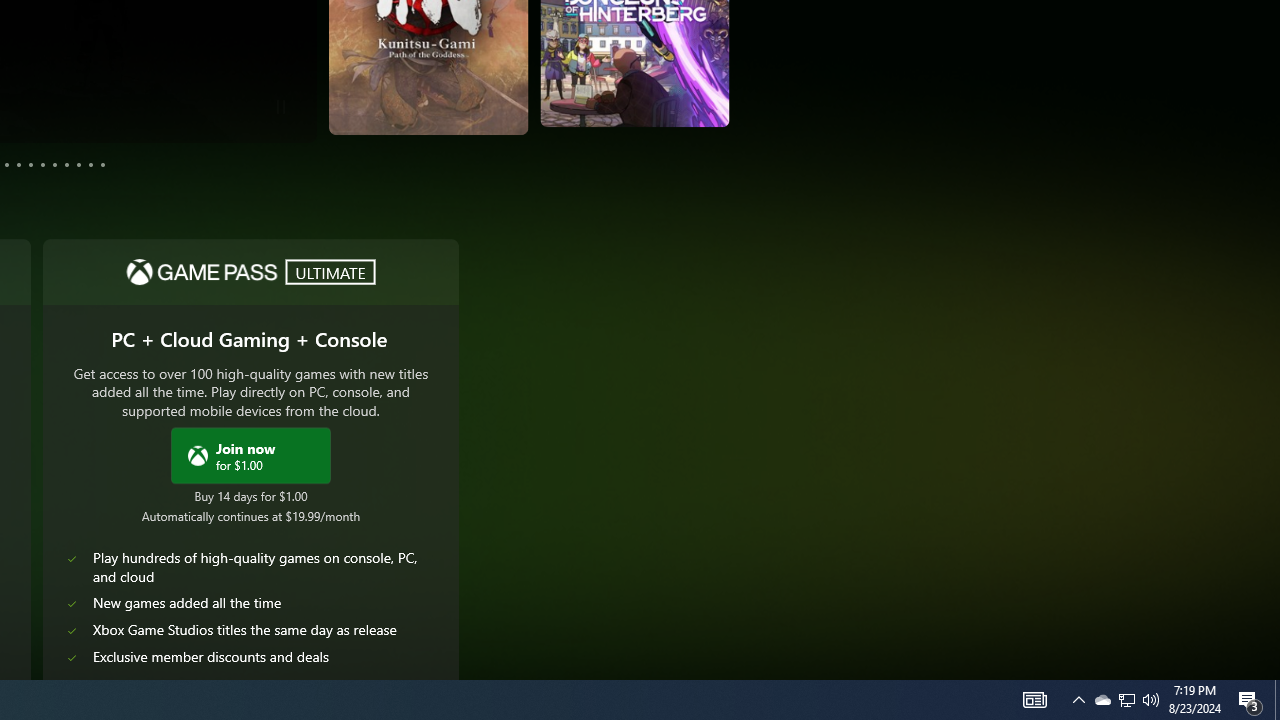 The height and width of the screenshot is (720, 1280). Describe the element at coordinates (55, 163) in the screenshot. I see `'Page 8'` at that location.